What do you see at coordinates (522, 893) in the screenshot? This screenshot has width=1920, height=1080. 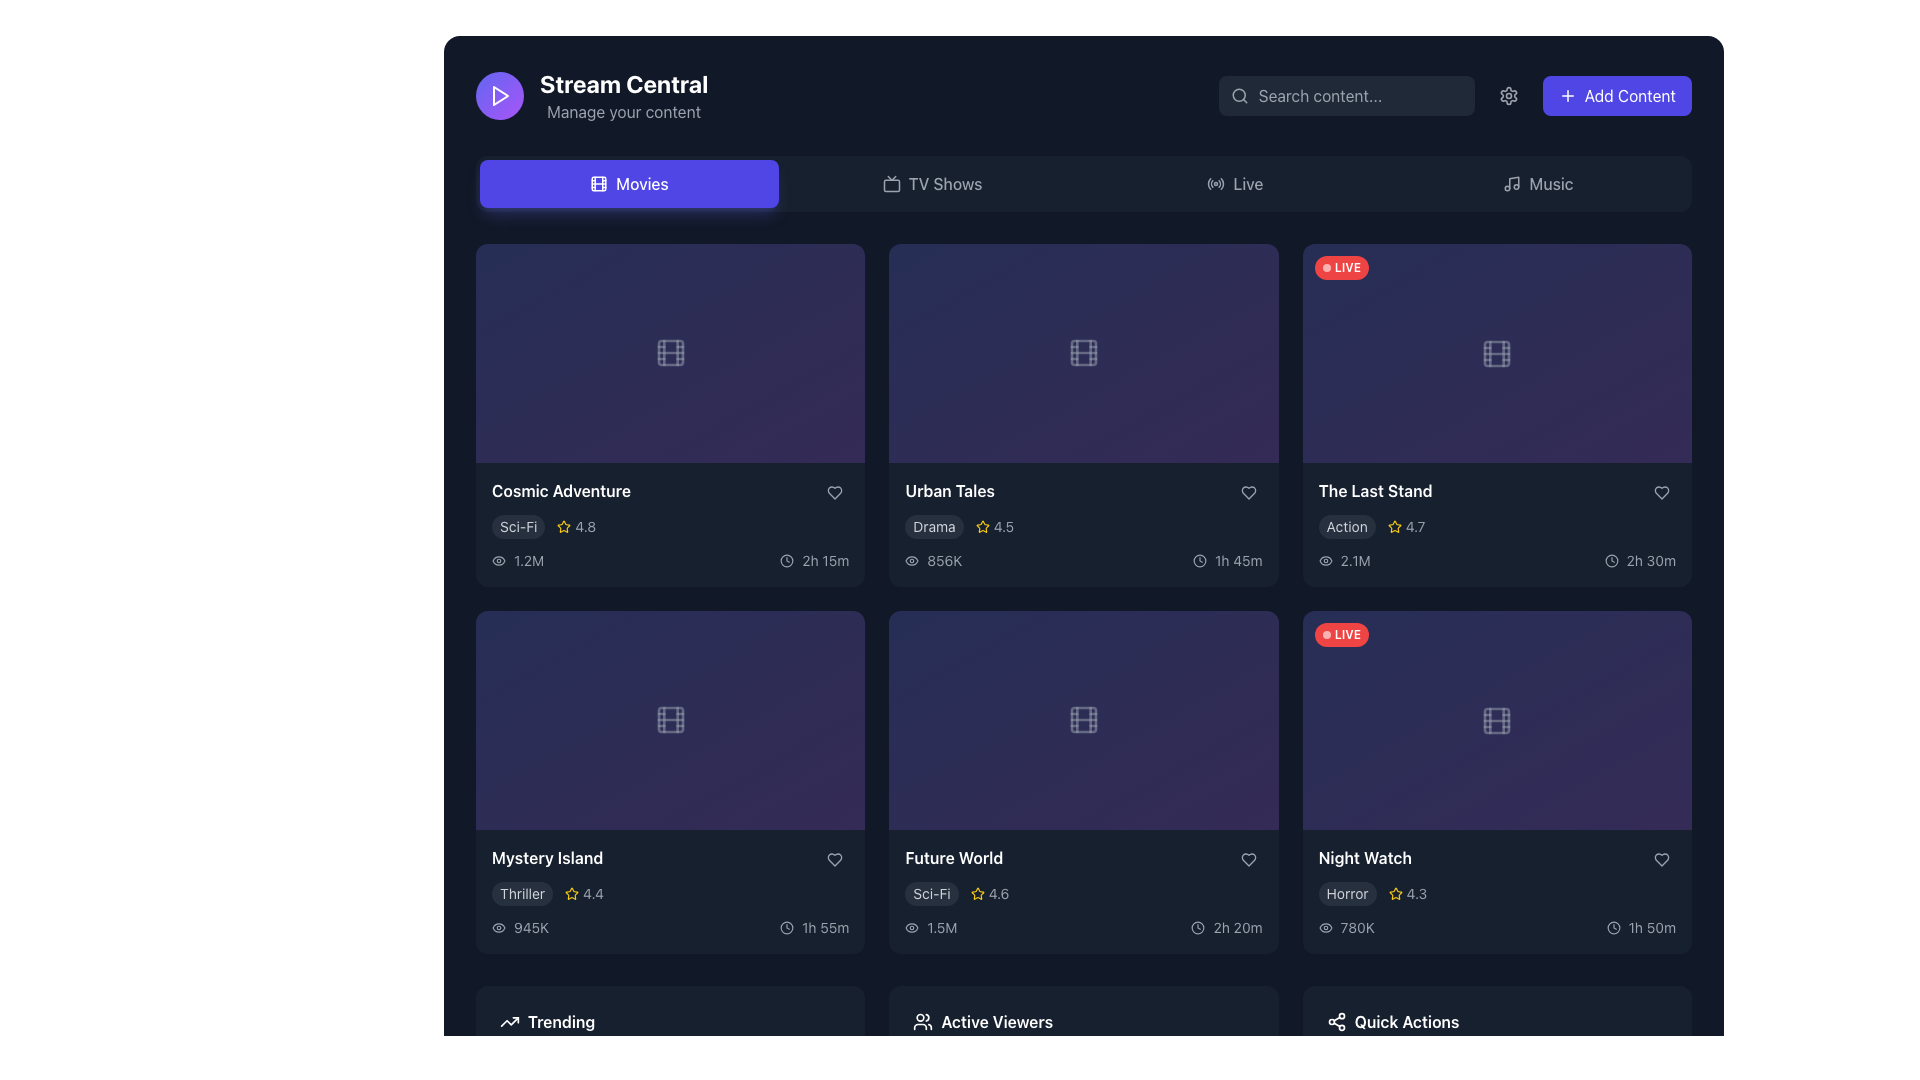 I see `the genre label indicating the movie 'Mystery Island' located in the 'Movies' section, positioned under the movie card and to the left of the star rating` at bounding box center [522, 893].